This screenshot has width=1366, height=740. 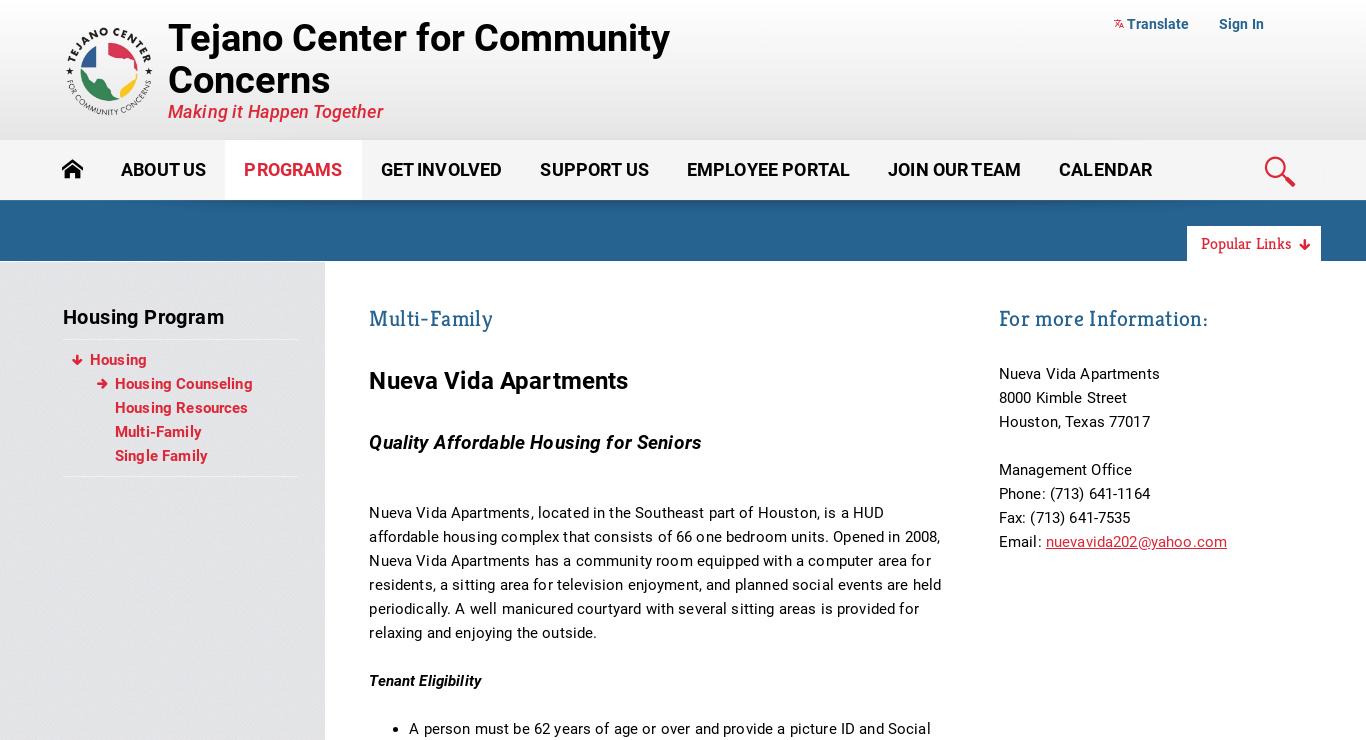 What do you see at coordinates (142, 316) in the screenshot?
I see `'Housing Program'` at bounding box center [142, 316].